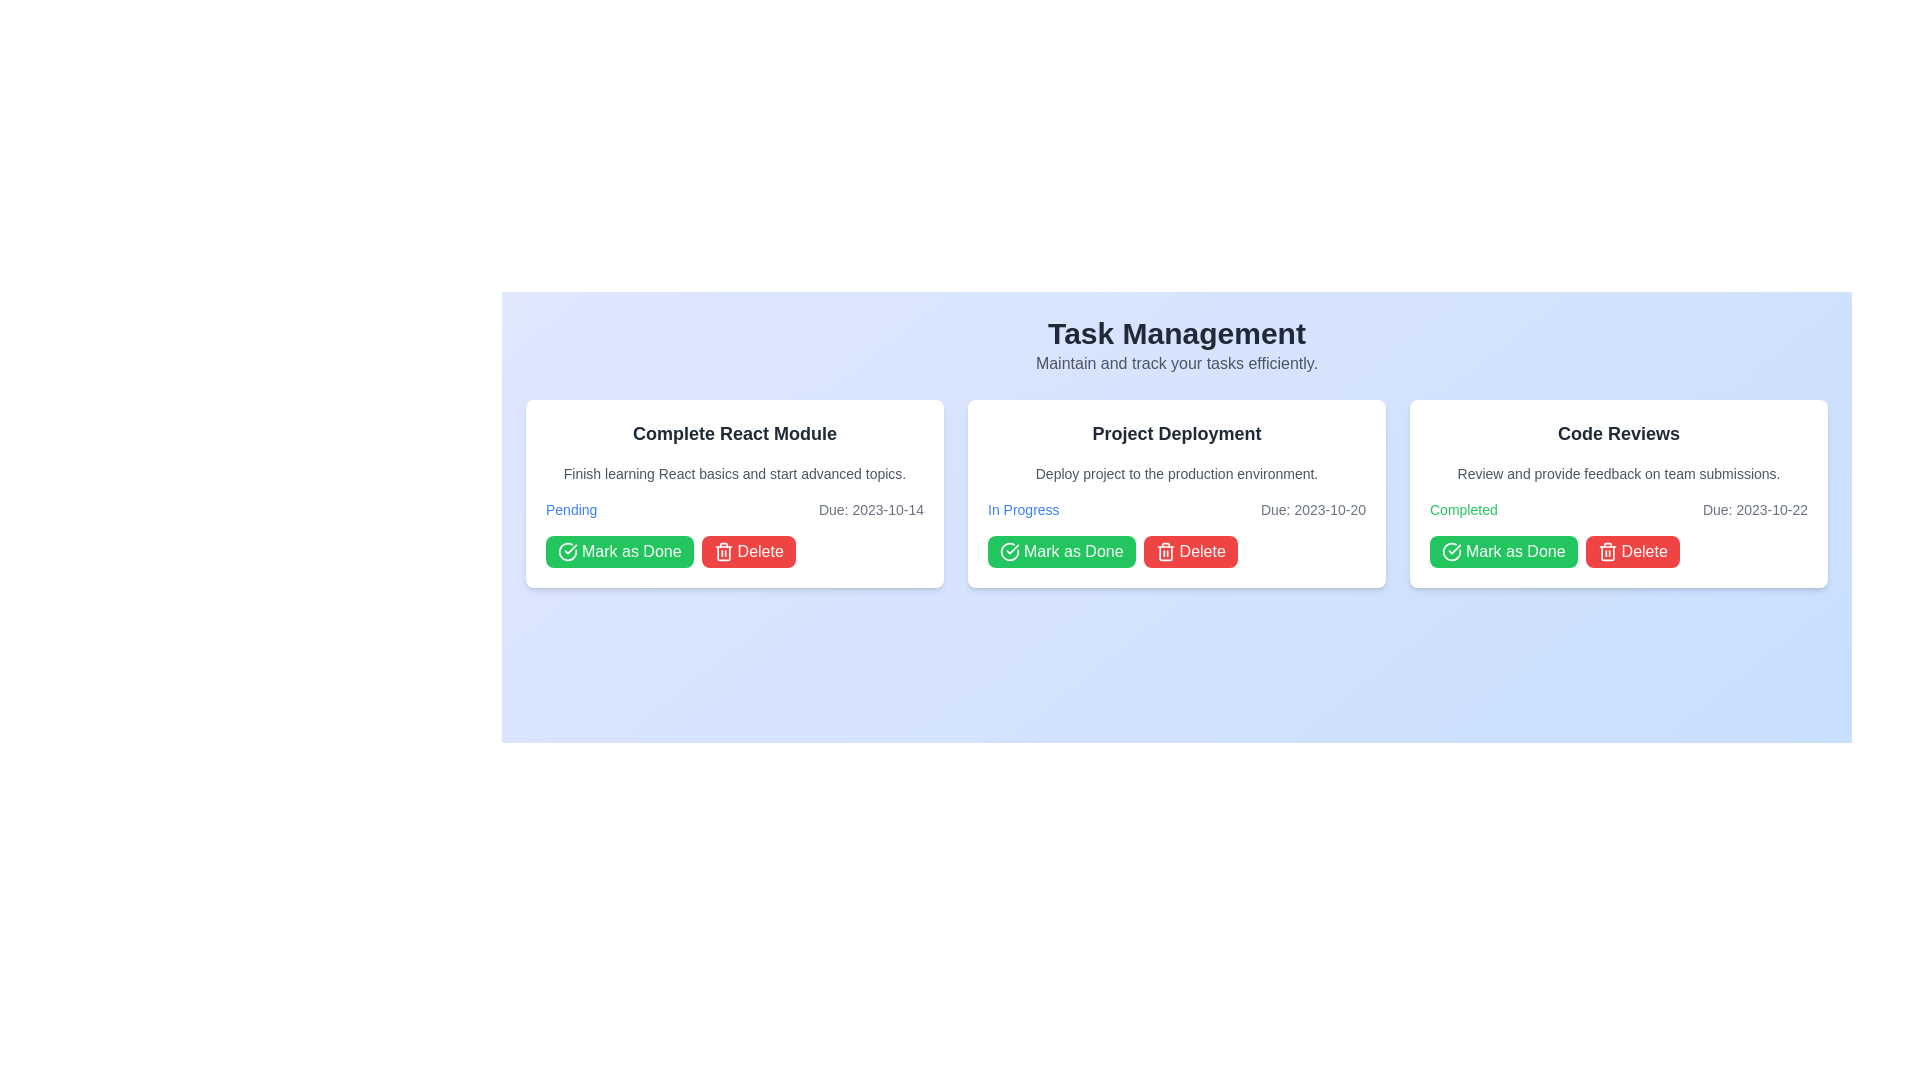  Describe the element at coordinates (570, 508) in the screenshot. I see `the static text label displaying 'Pending' styled in blue color, located near the top-left corner of the task card titled 'Complete React Module'` at that location.